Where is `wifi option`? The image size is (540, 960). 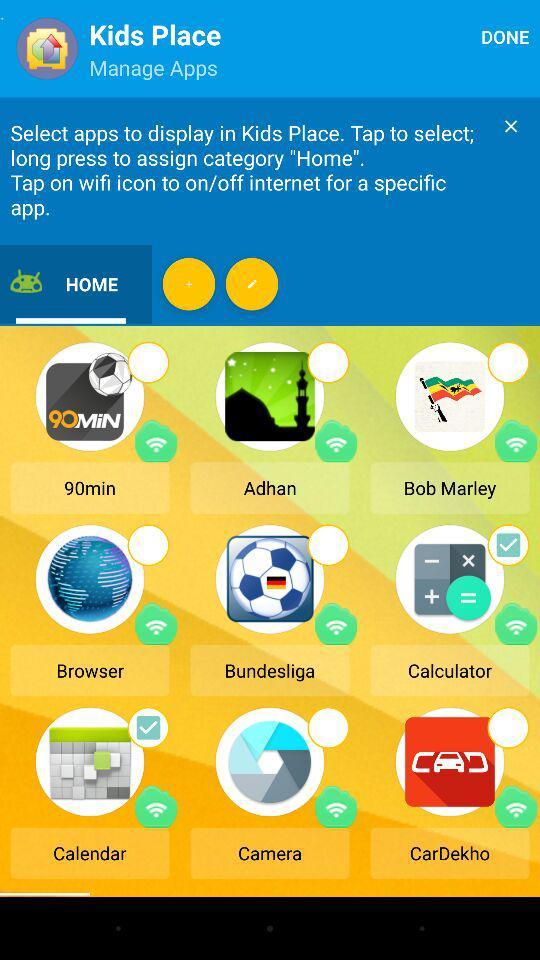
wifi option is located at coordinates (516, 806).